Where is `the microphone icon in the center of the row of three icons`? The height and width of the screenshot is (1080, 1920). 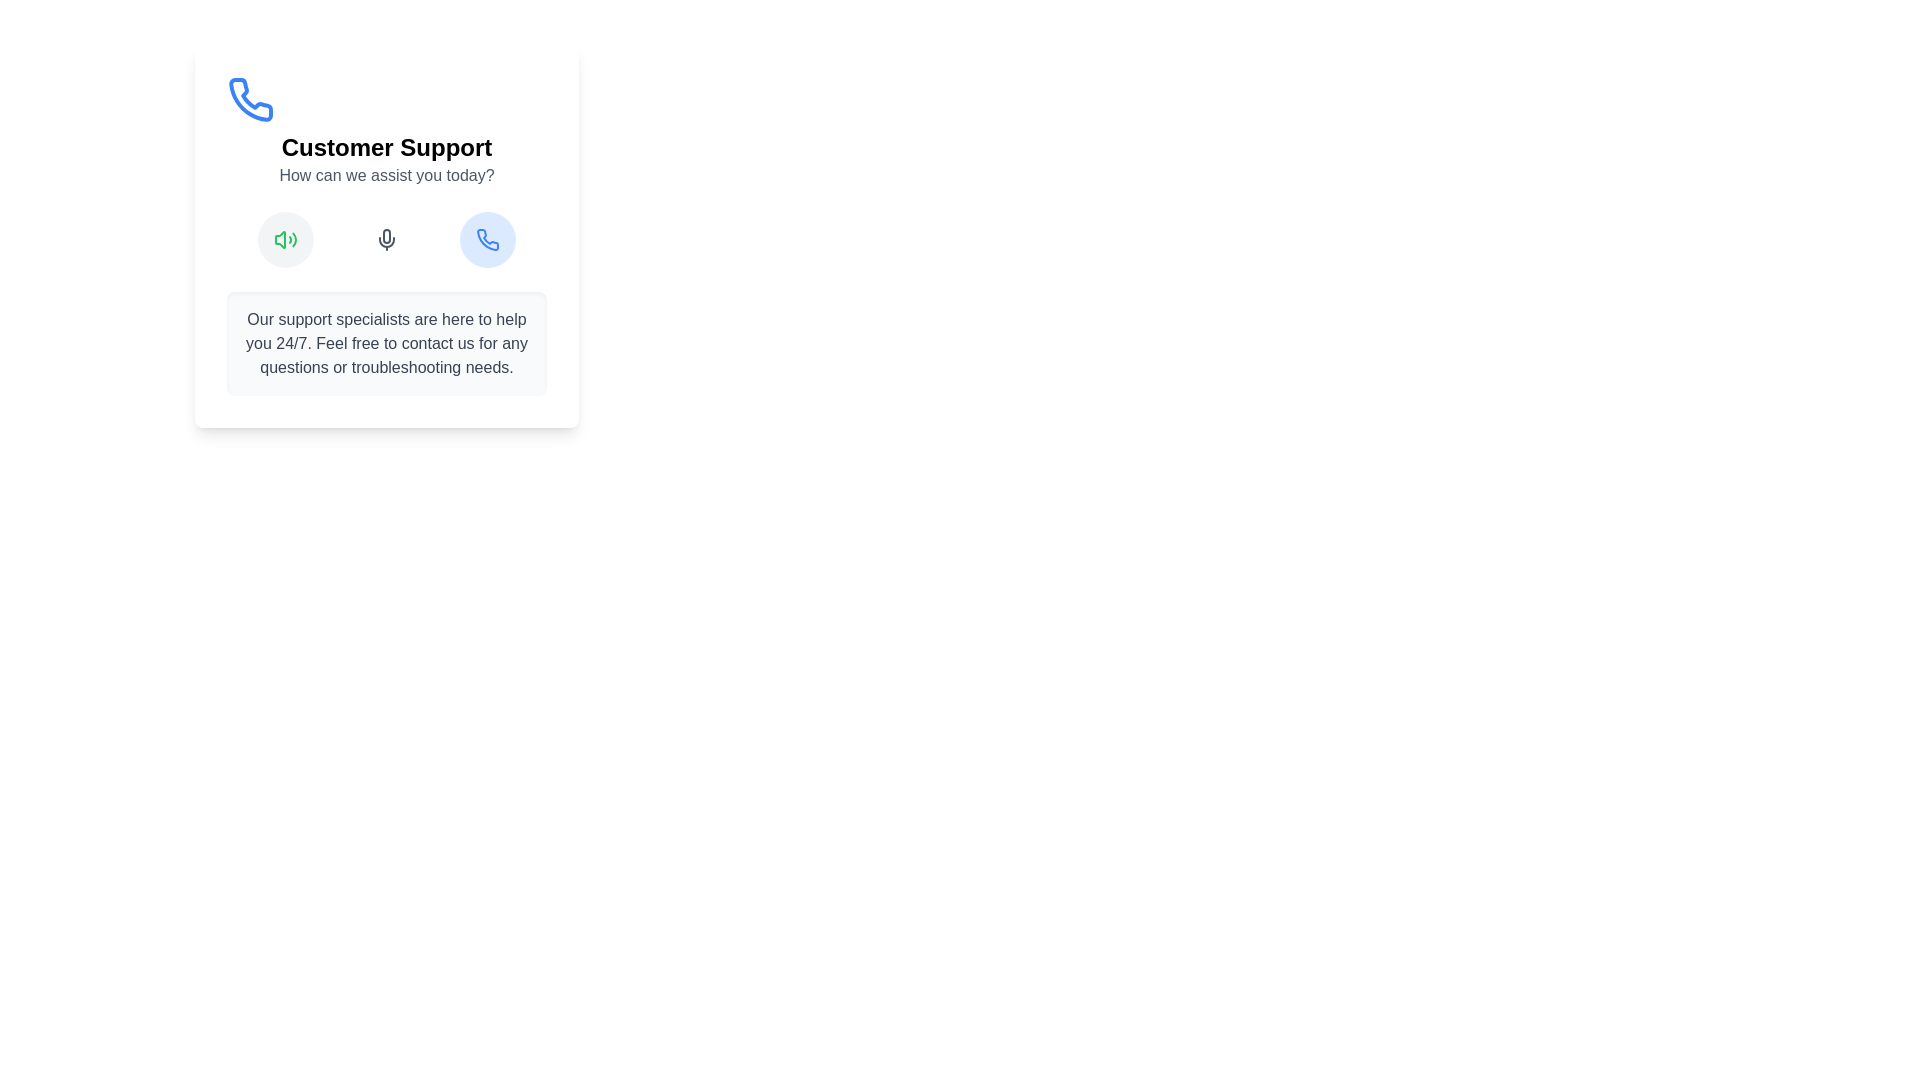 the microphone icon in the center of the row of three icons is located at coordinates (387, 238).